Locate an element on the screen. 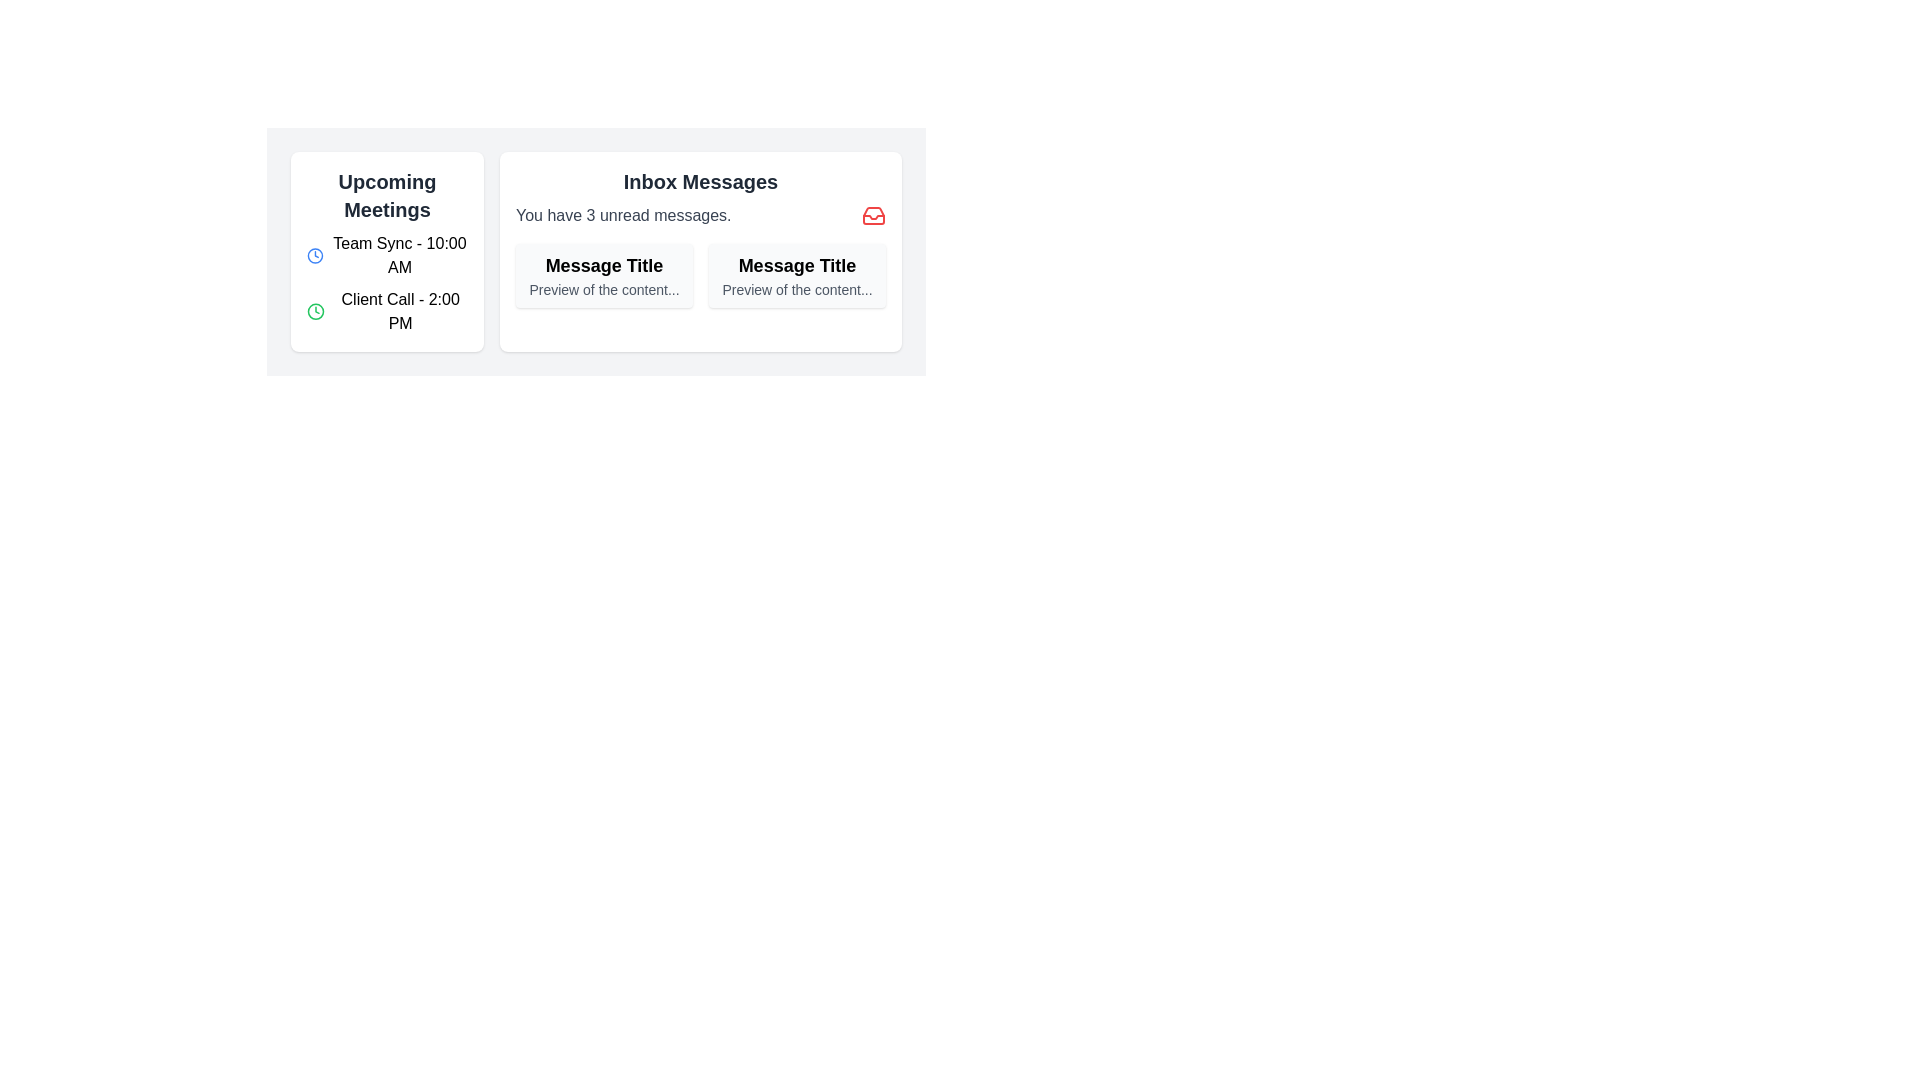 The width and height of the screenshot is (1920, 1080). the icon indicating the inbox section, located at the rightmost part of the 'Inbox Messages' section, near the text 'You have 3 unread messages.' is located at coordinates (873, 216).